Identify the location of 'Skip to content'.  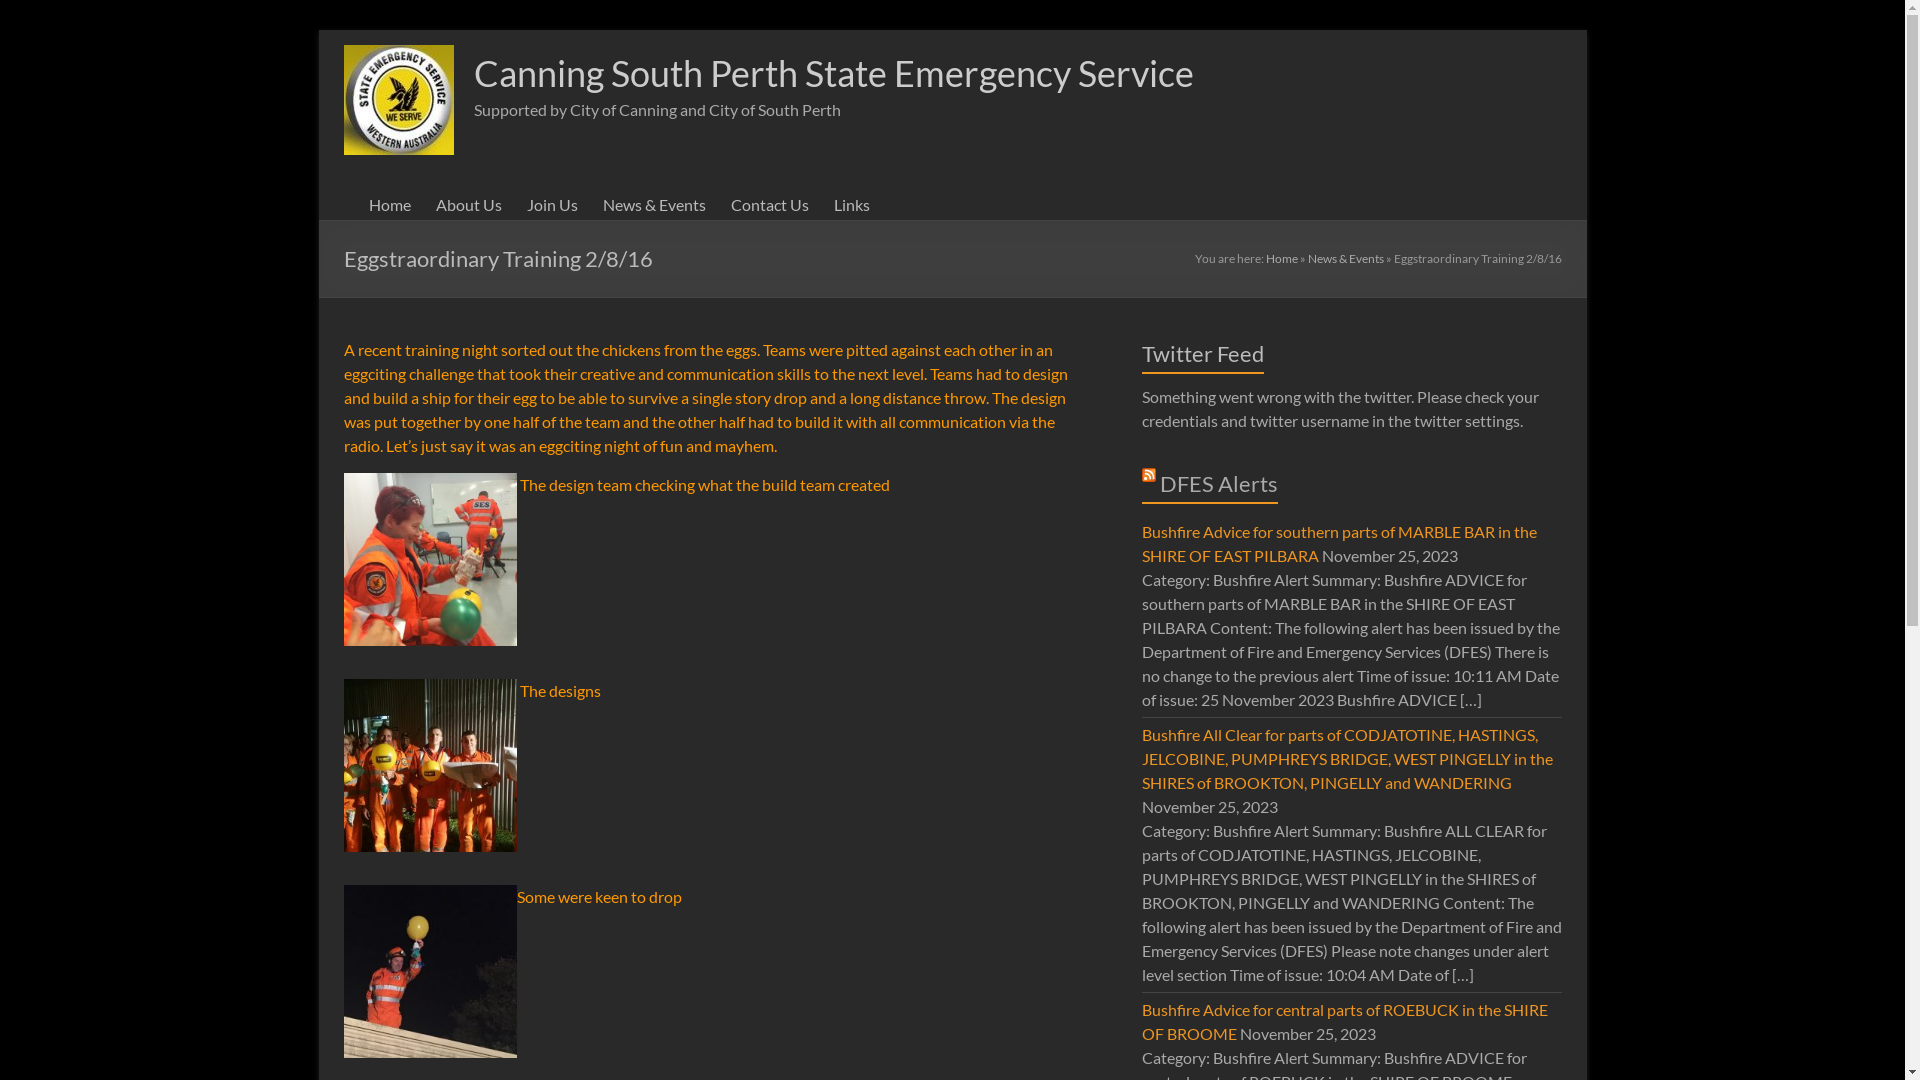
(317, 29).